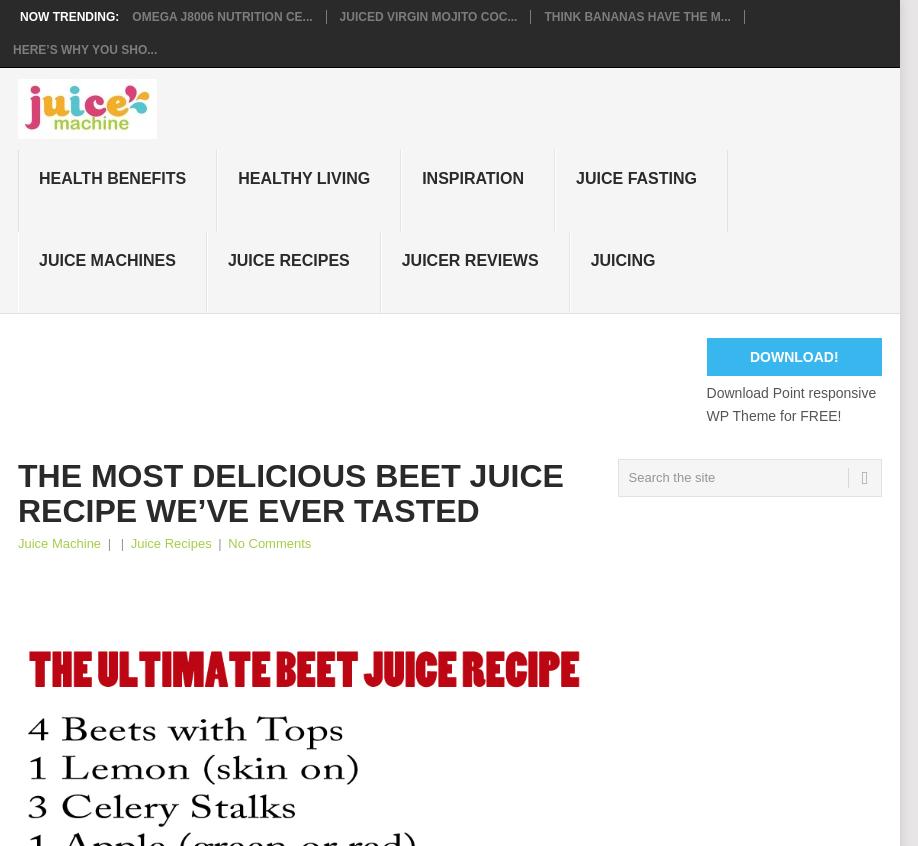  What do you see at coordinates (59, 543) in the screenshot?
I see `'Juice Machine'` at bounding box center [59, 543].